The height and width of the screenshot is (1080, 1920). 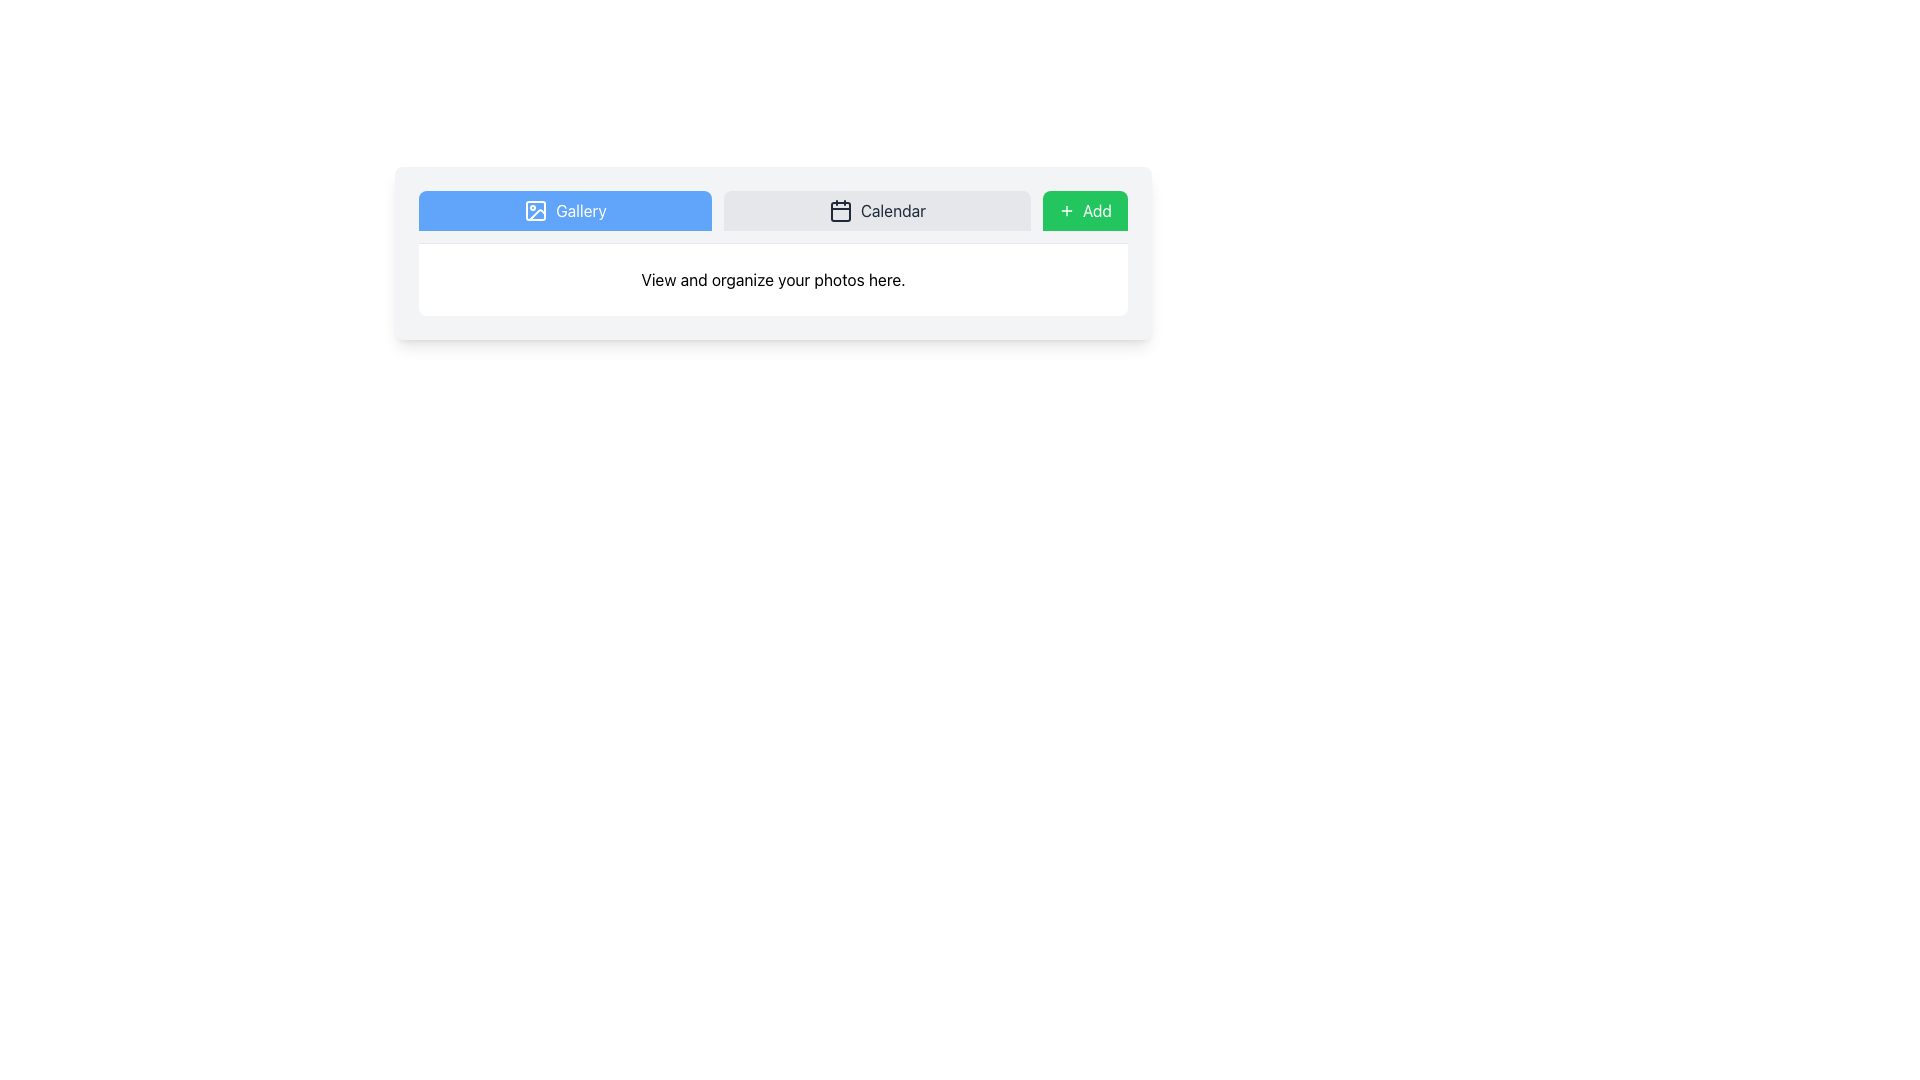 What do you see at coordinates (840, 212) in the screenshot?
I see `the small graphical component resembling a square with rounded corners located in the center of the active calendar icon in the header menu` at bounding box center [840, 212].